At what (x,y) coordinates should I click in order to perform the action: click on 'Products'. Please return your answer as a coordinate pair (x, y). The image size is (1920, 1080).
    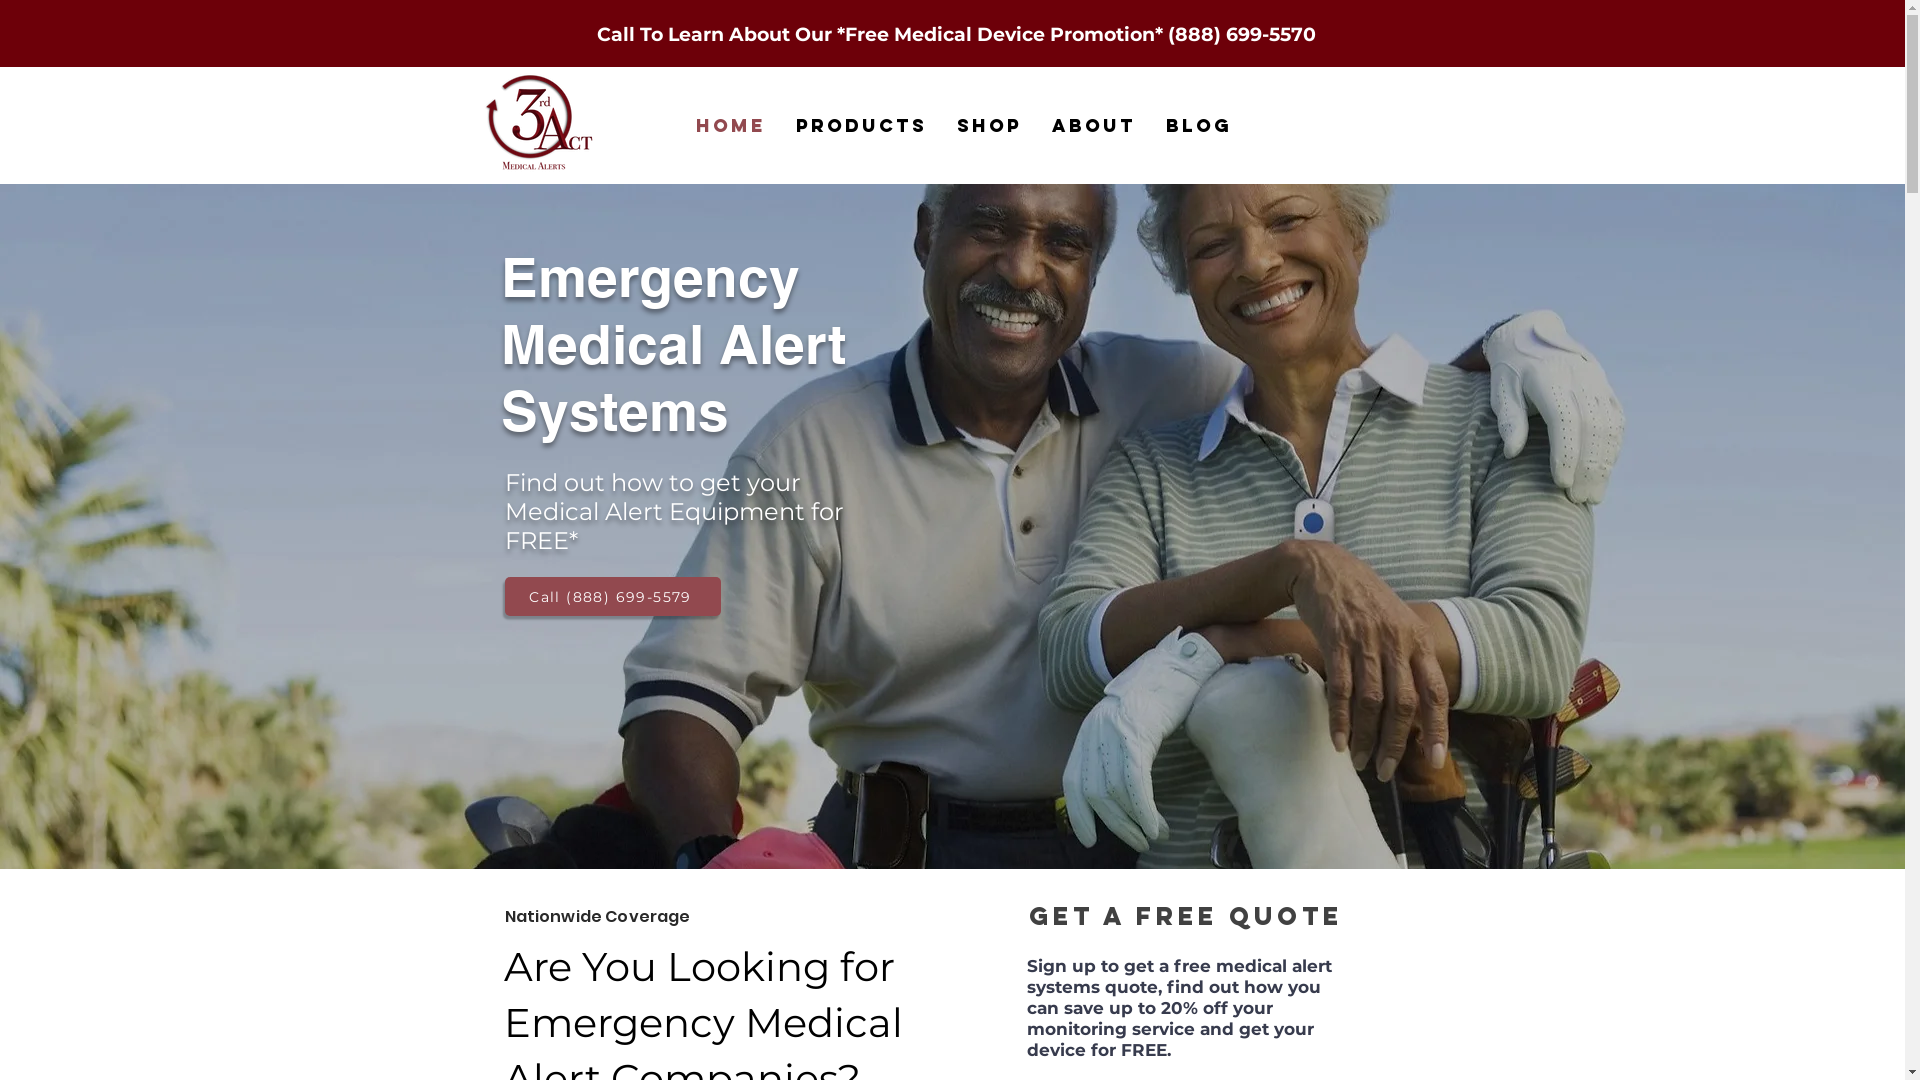
    Looking at the image, I should click on (860, 125).